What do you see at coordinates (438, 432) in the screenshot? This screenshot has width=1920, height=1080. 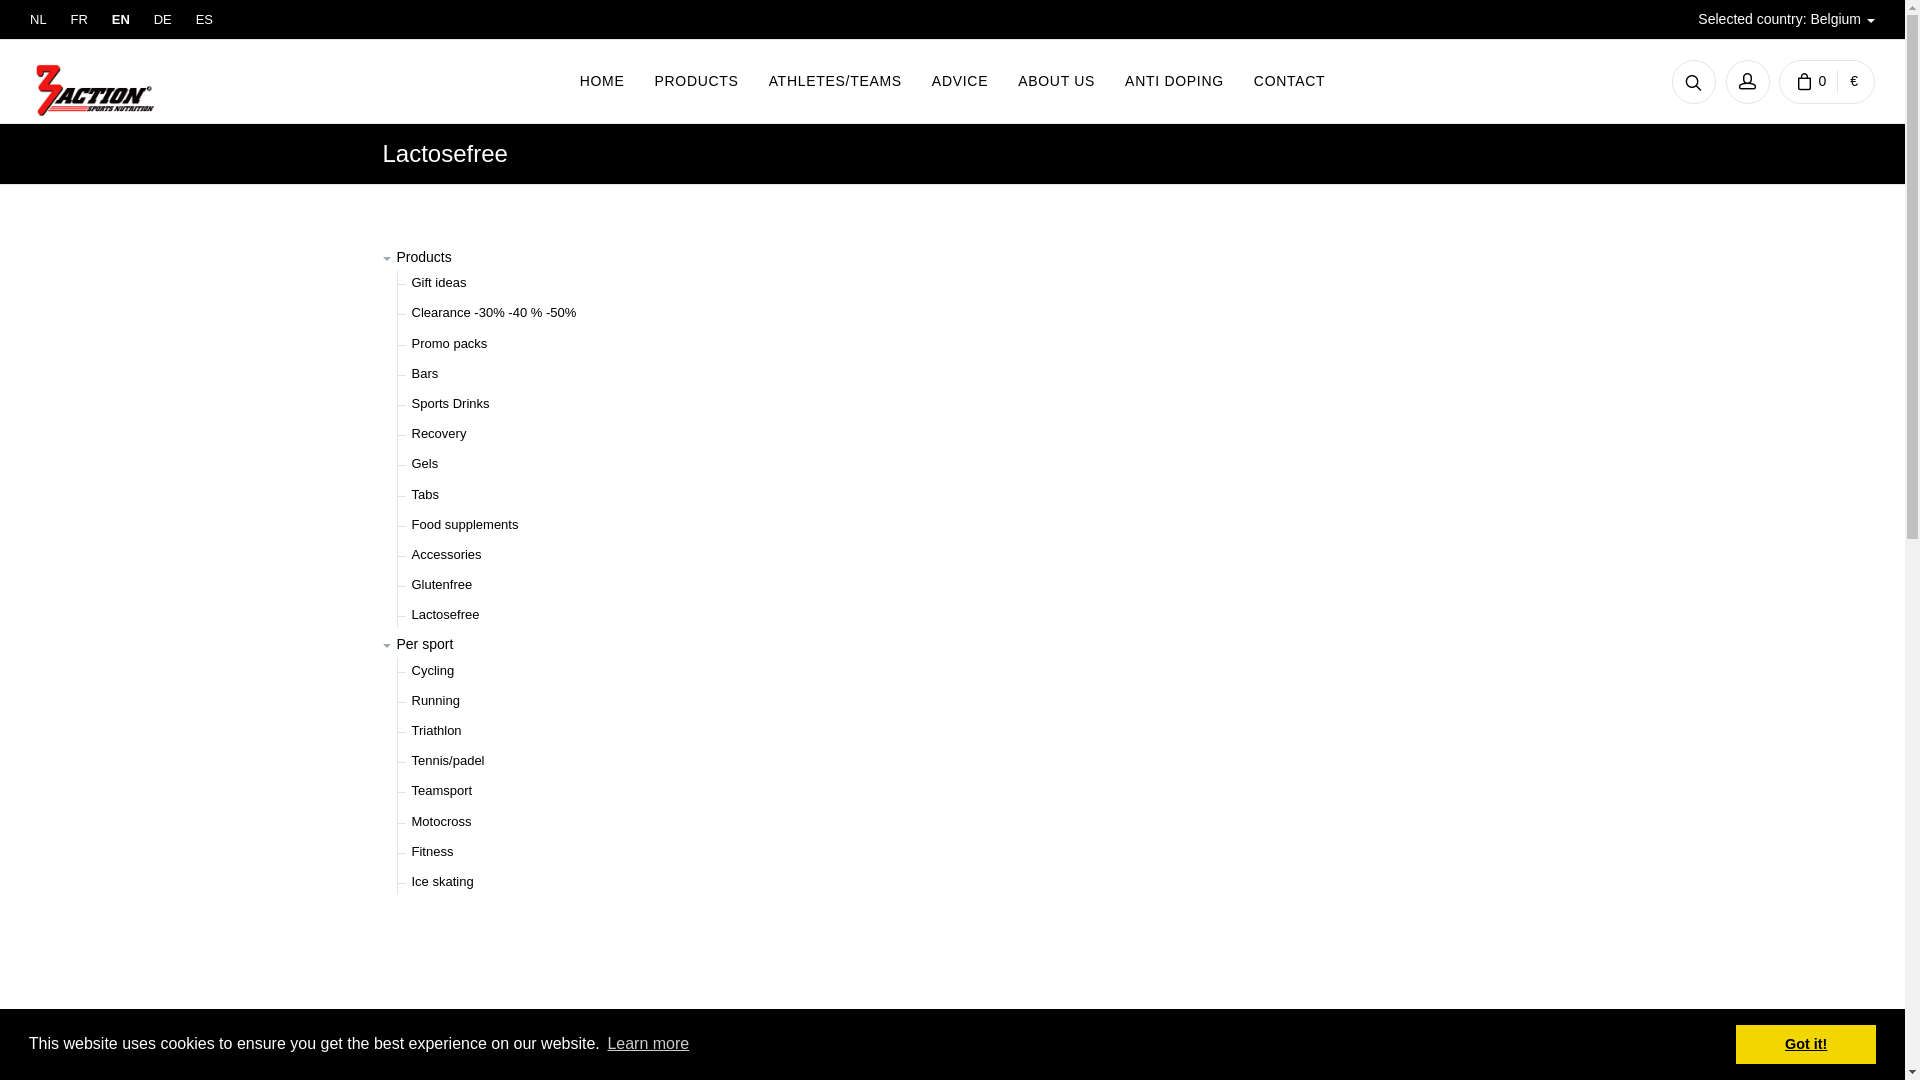 I see `'Recovery'` at bounding box center [438, 432].